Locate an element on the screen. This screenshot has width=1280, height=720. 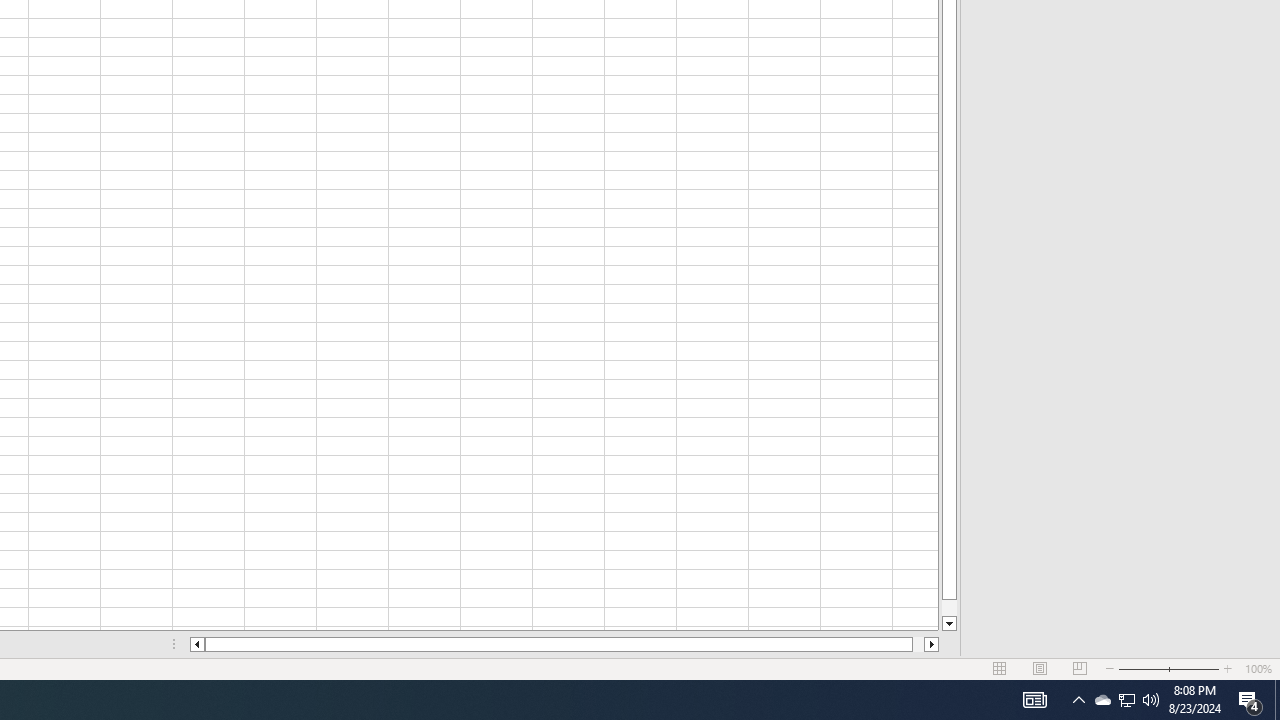
'Page right' is located at coordinates (917, 644).